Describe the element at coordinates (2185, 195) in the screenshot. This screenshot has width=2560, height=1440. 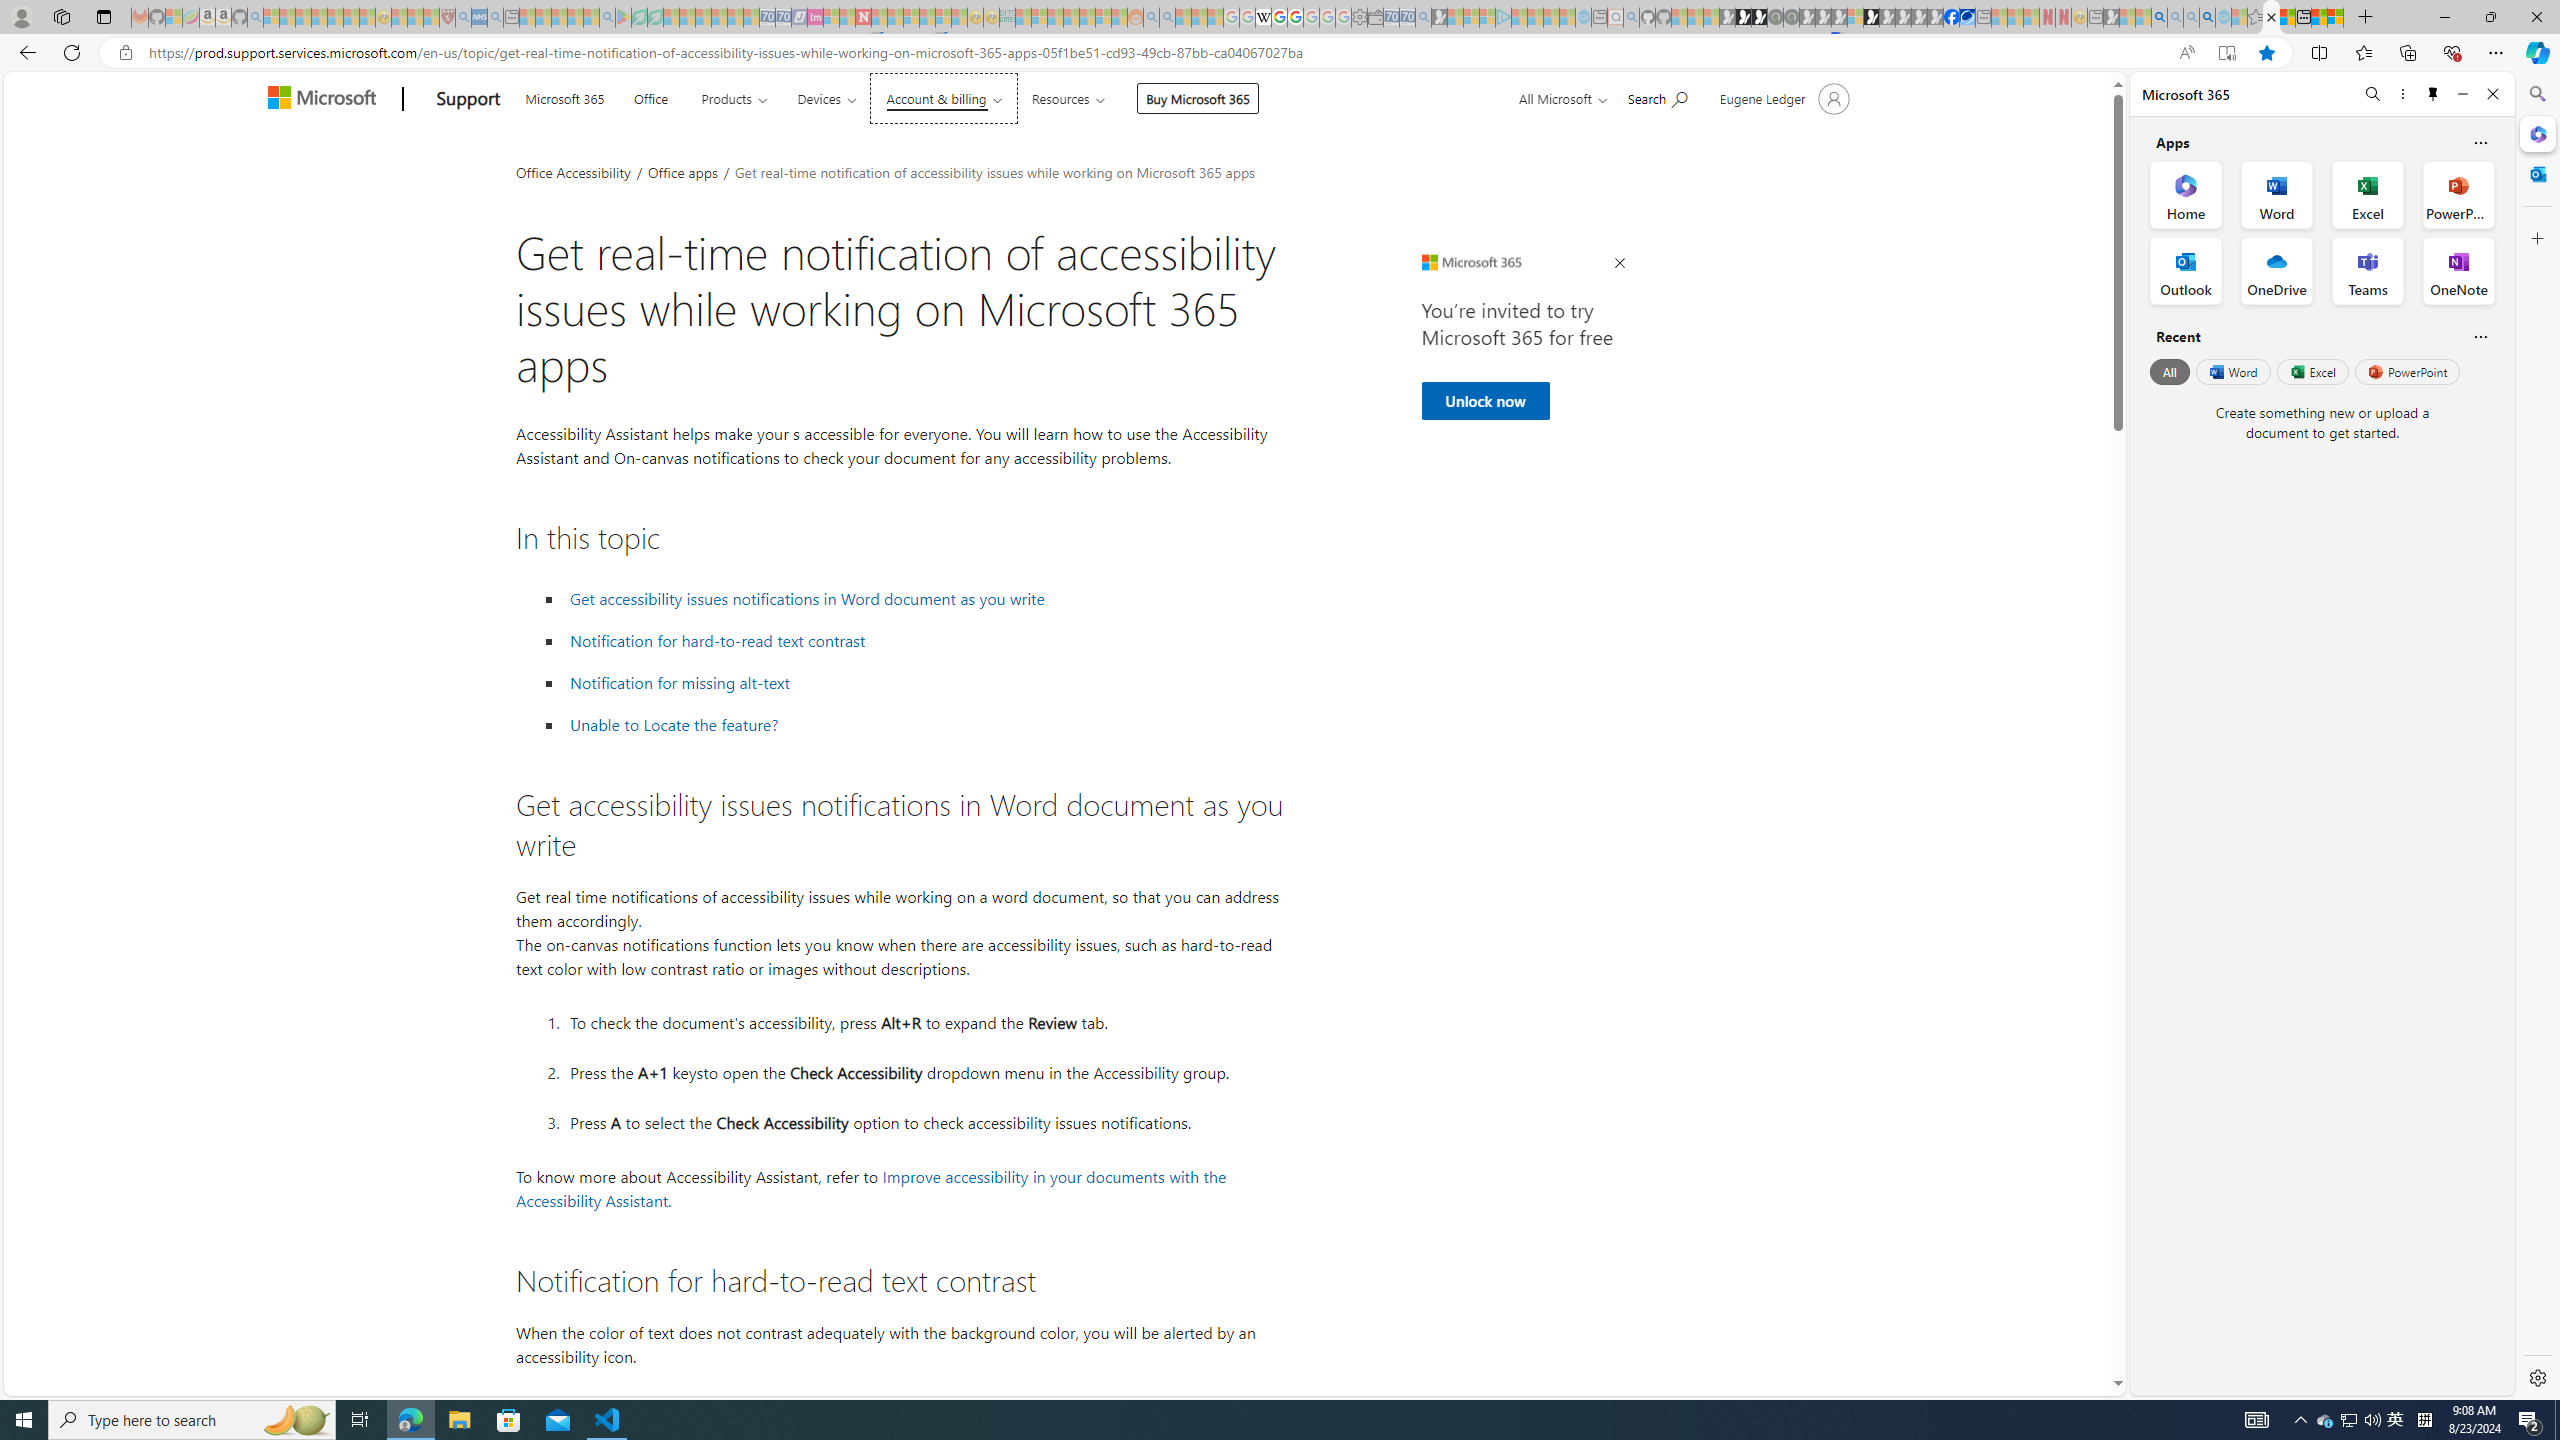
I see `'Home Office App'` at that location.